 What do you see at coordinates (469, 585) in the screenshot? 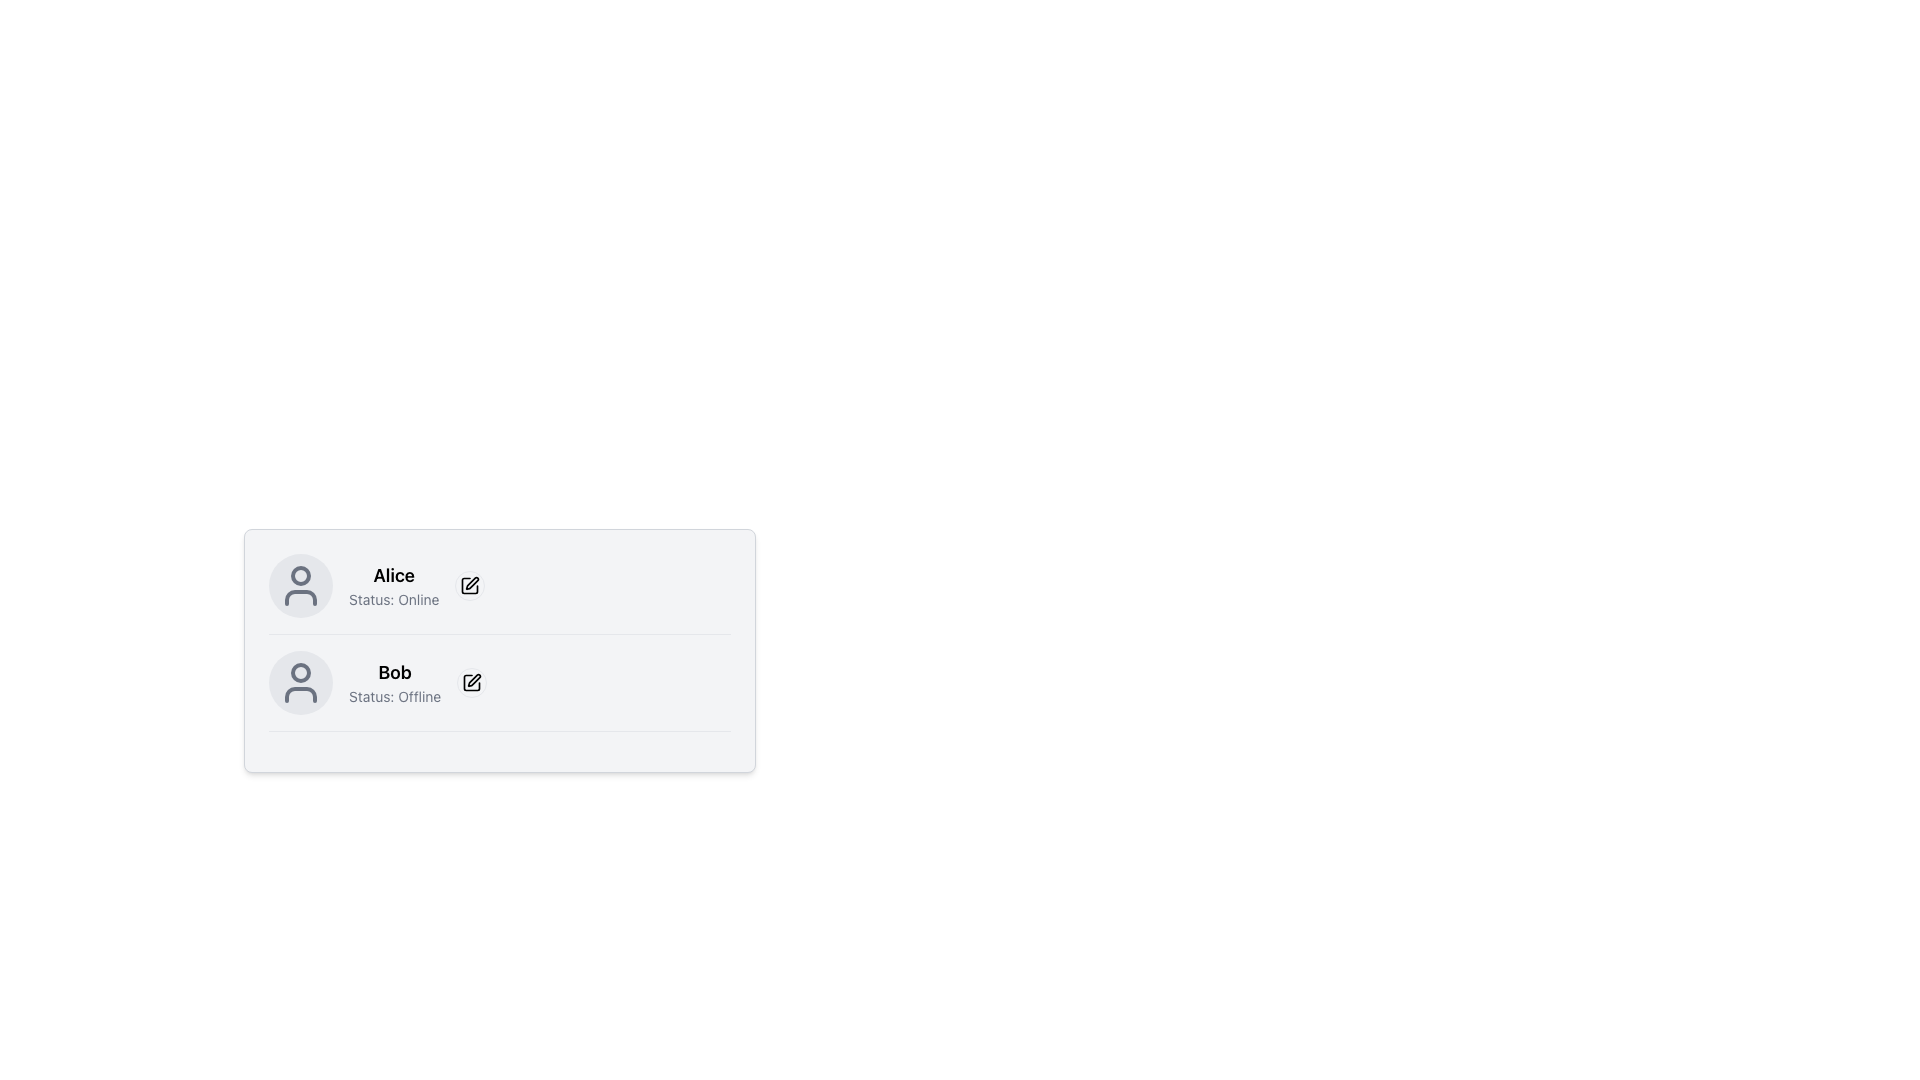
I see `the edit button icon located at the top-right corner of Alice's user information section` at bounding box center [469, 585].